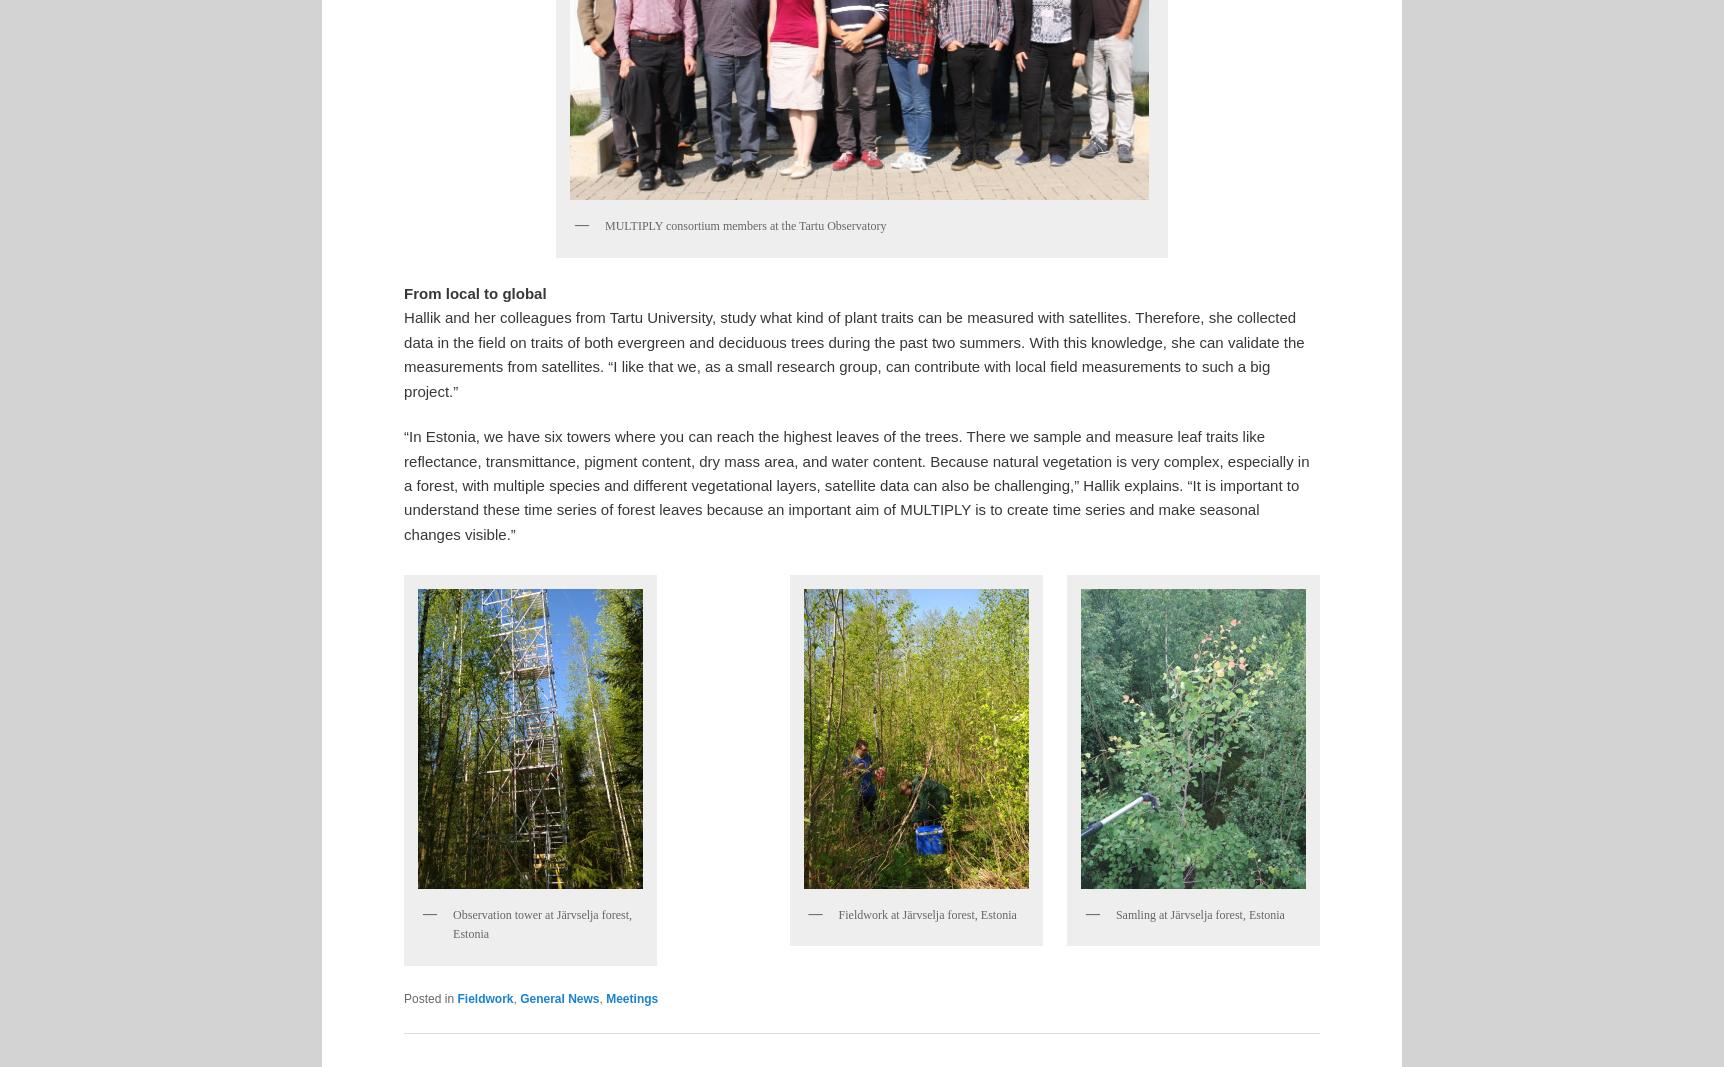 The height and width of the screenshot is (1067, 1724). I want to click on 'Meetings', so click(632, 999).